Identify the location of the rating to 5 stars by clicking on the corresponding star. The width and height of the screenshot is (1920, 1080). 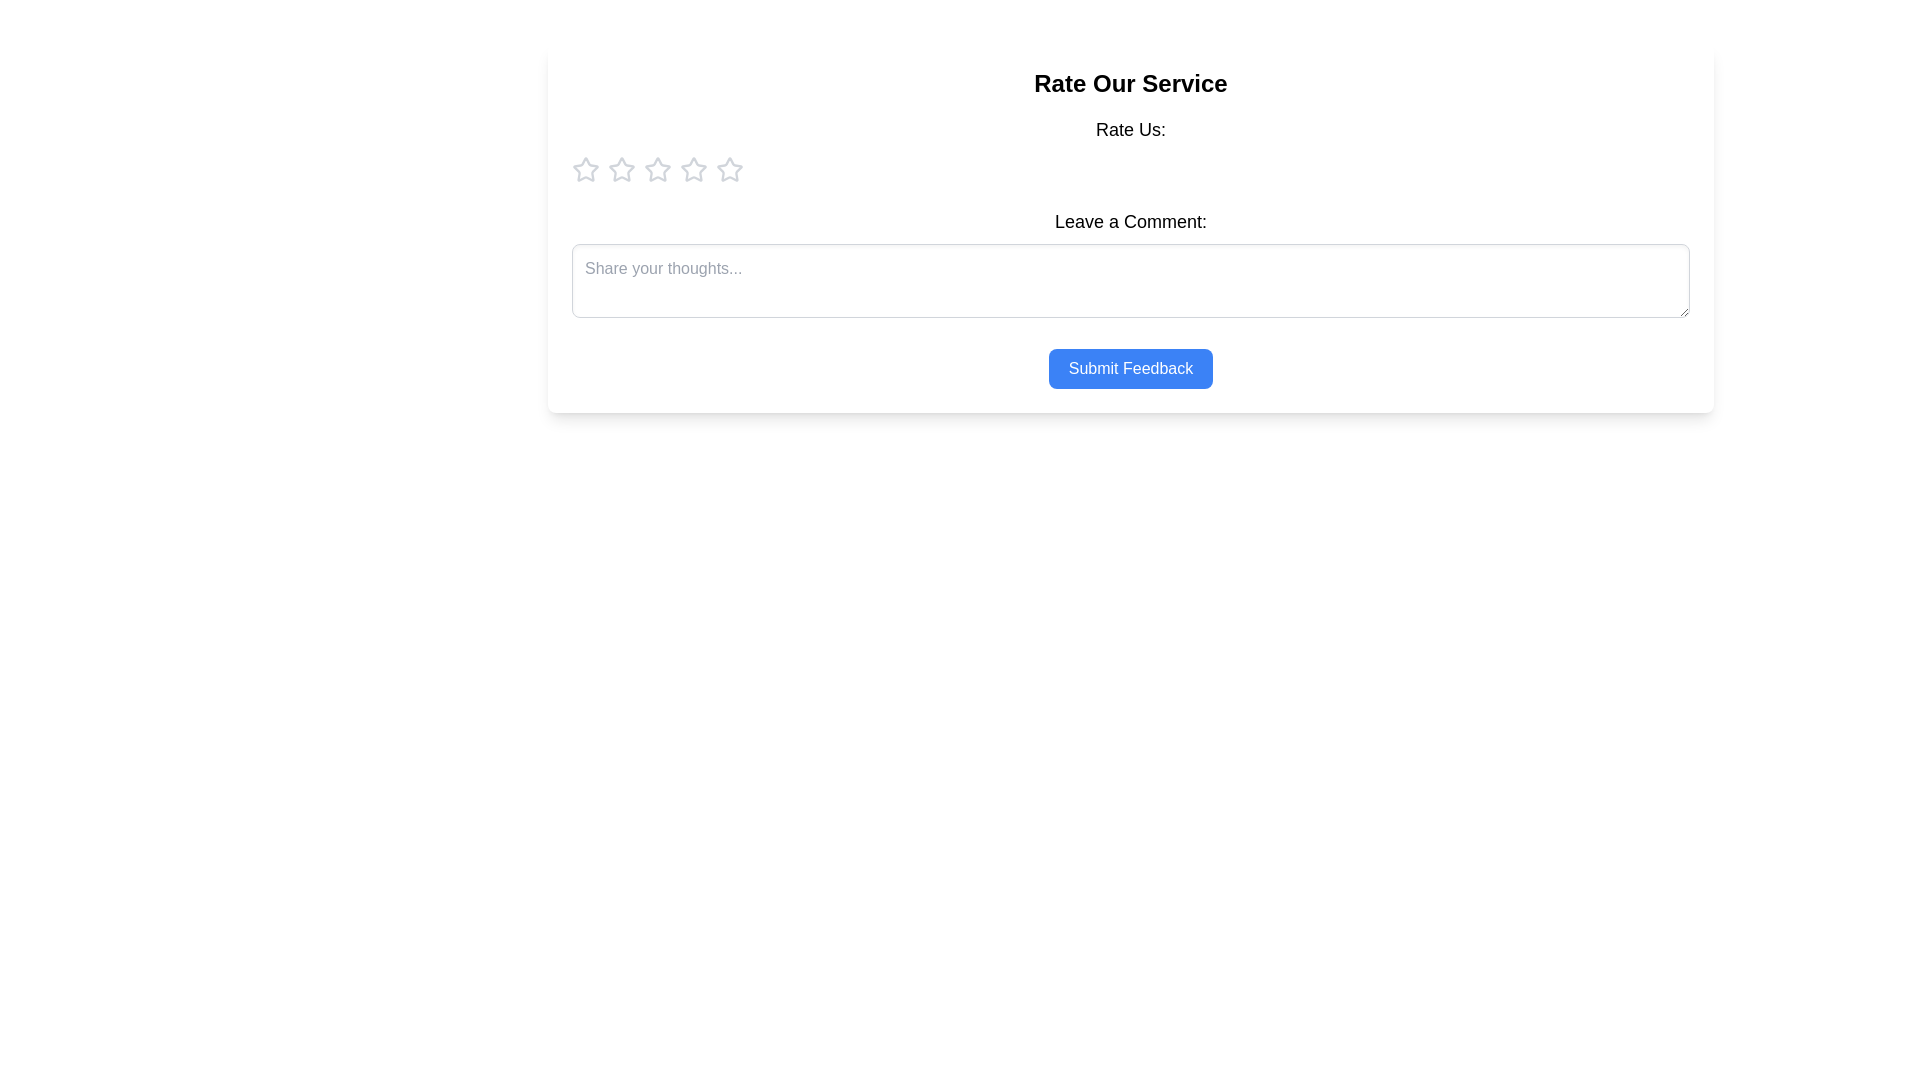
(728, 168).